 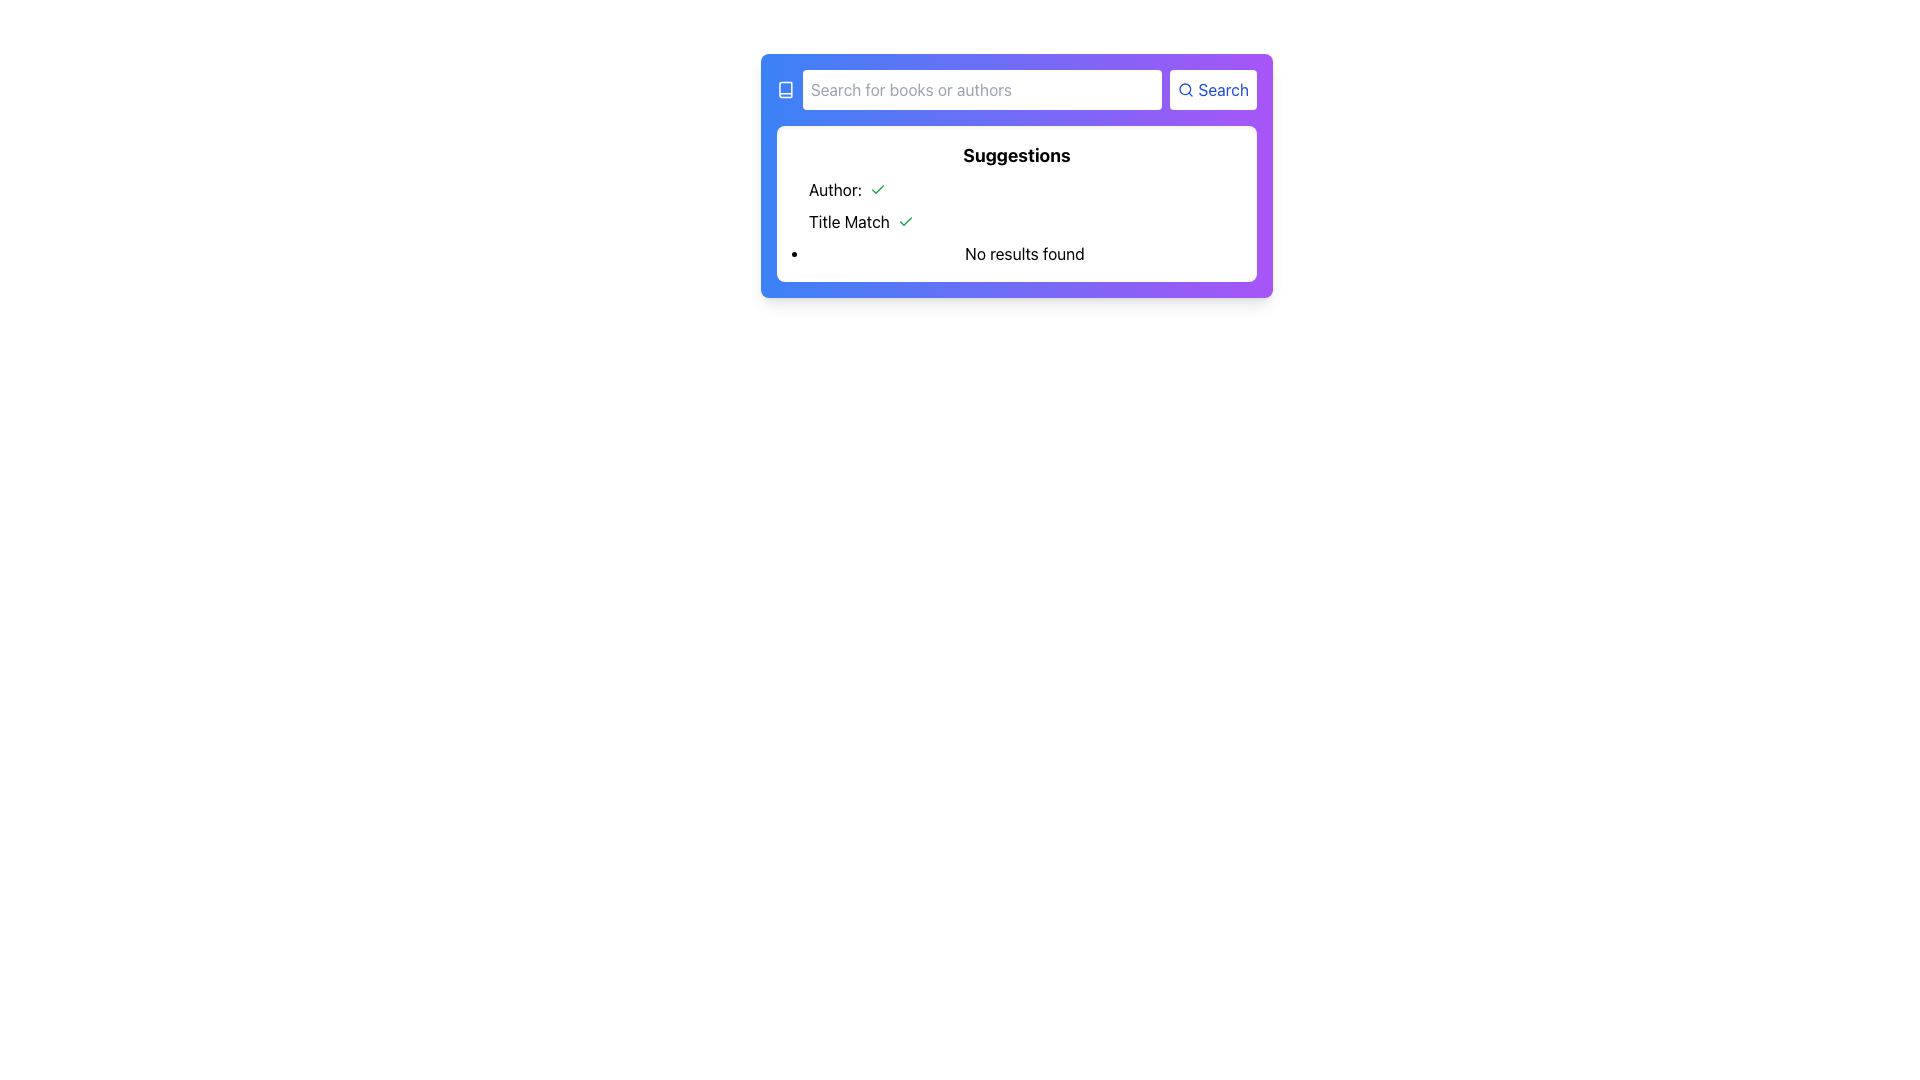 I want to click on the SVG Circle Element that represents the circular lens of the magnifying glass icon located at the right end of the search bar, so click(x=1185, y=88).